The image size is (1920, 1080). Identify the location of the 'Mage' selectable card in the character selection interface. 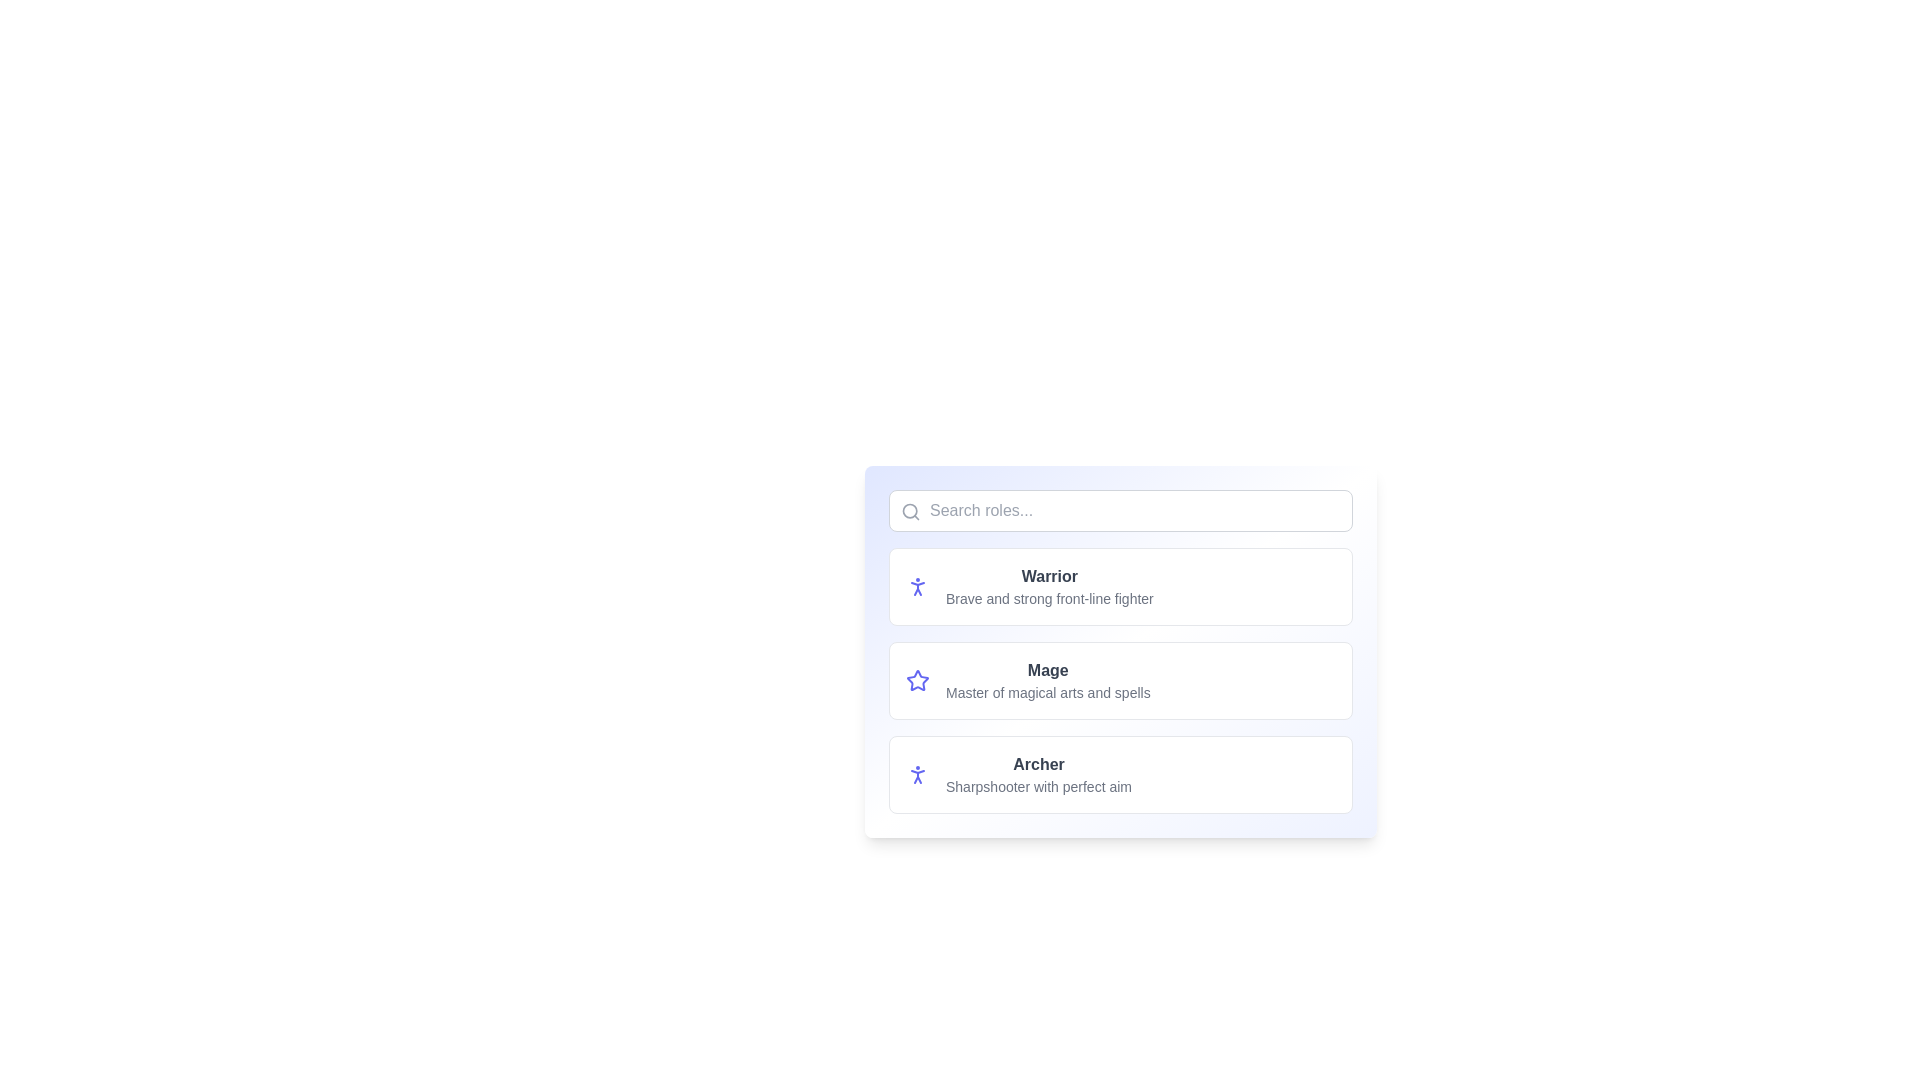
(1121, 651).